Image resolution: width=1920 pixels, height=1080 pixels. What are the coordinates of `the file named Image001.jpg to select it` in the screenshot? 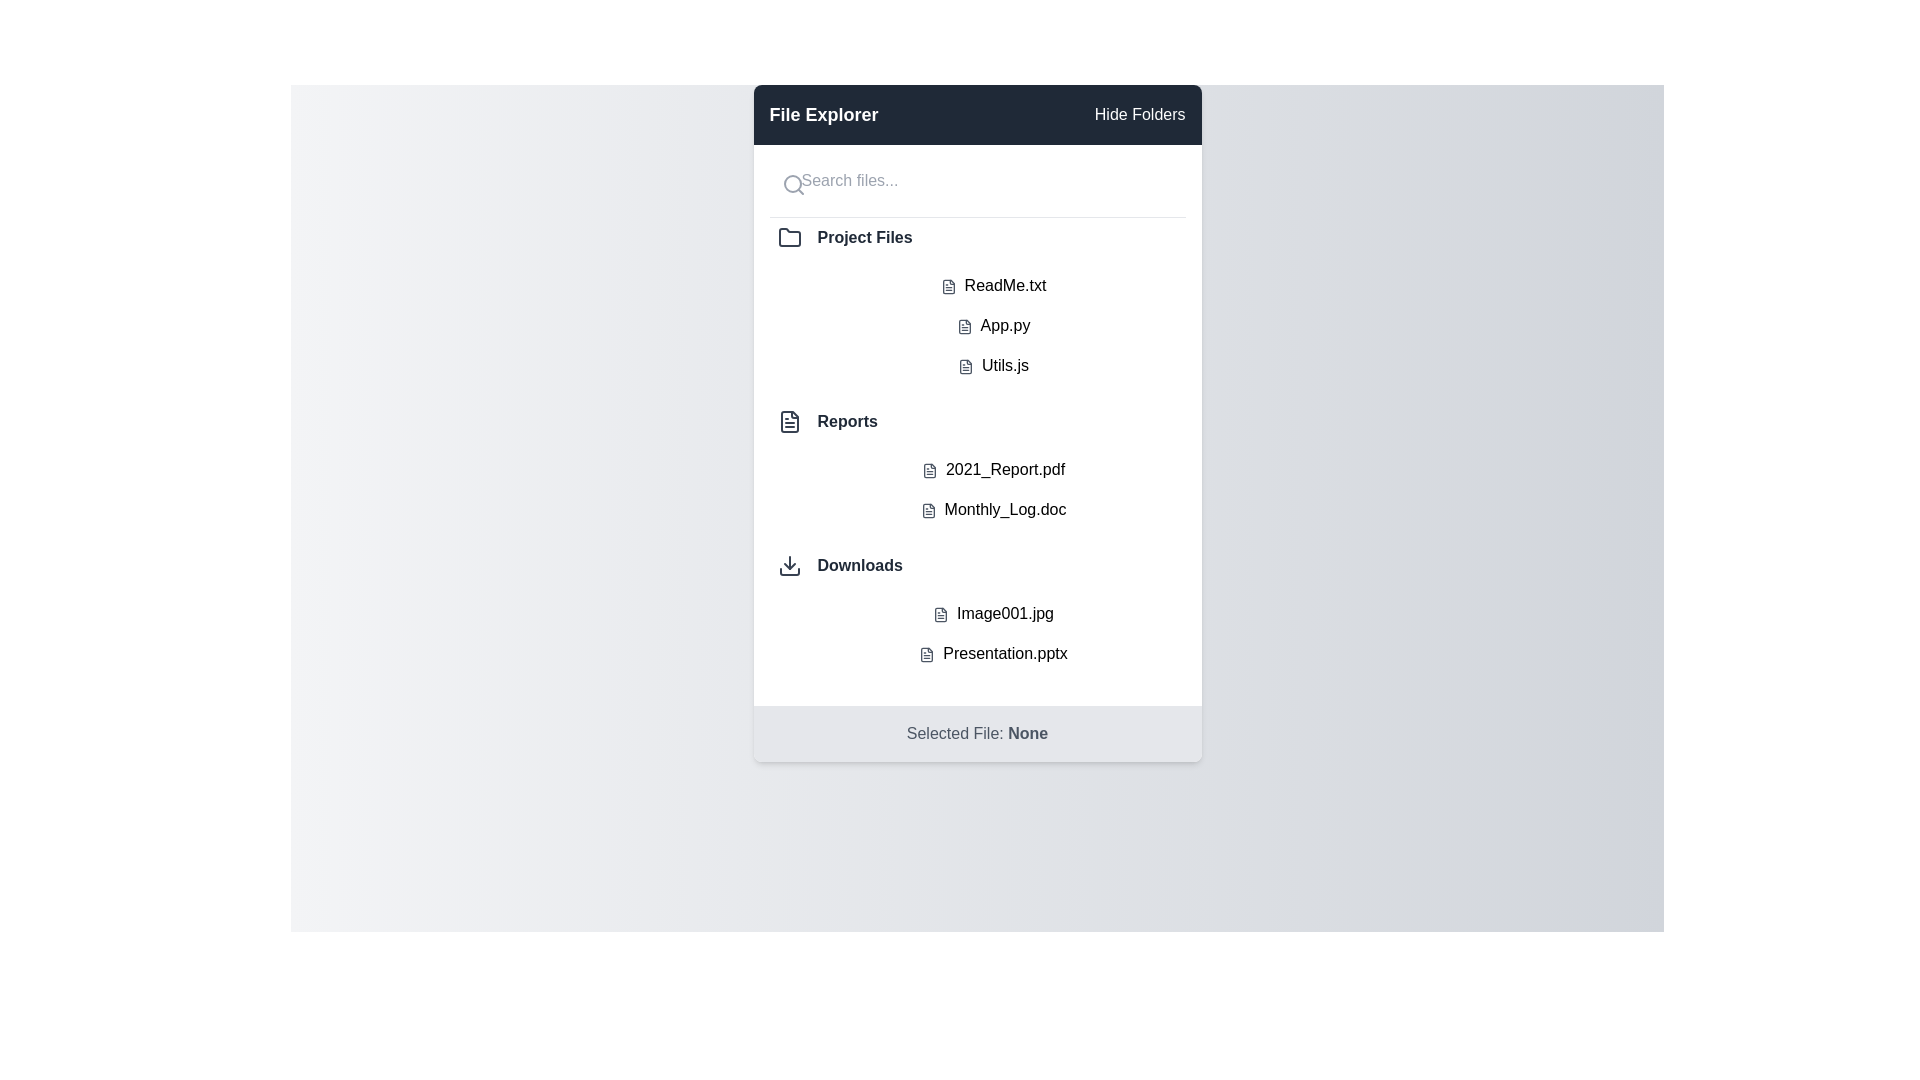 It's located at (993, 612).